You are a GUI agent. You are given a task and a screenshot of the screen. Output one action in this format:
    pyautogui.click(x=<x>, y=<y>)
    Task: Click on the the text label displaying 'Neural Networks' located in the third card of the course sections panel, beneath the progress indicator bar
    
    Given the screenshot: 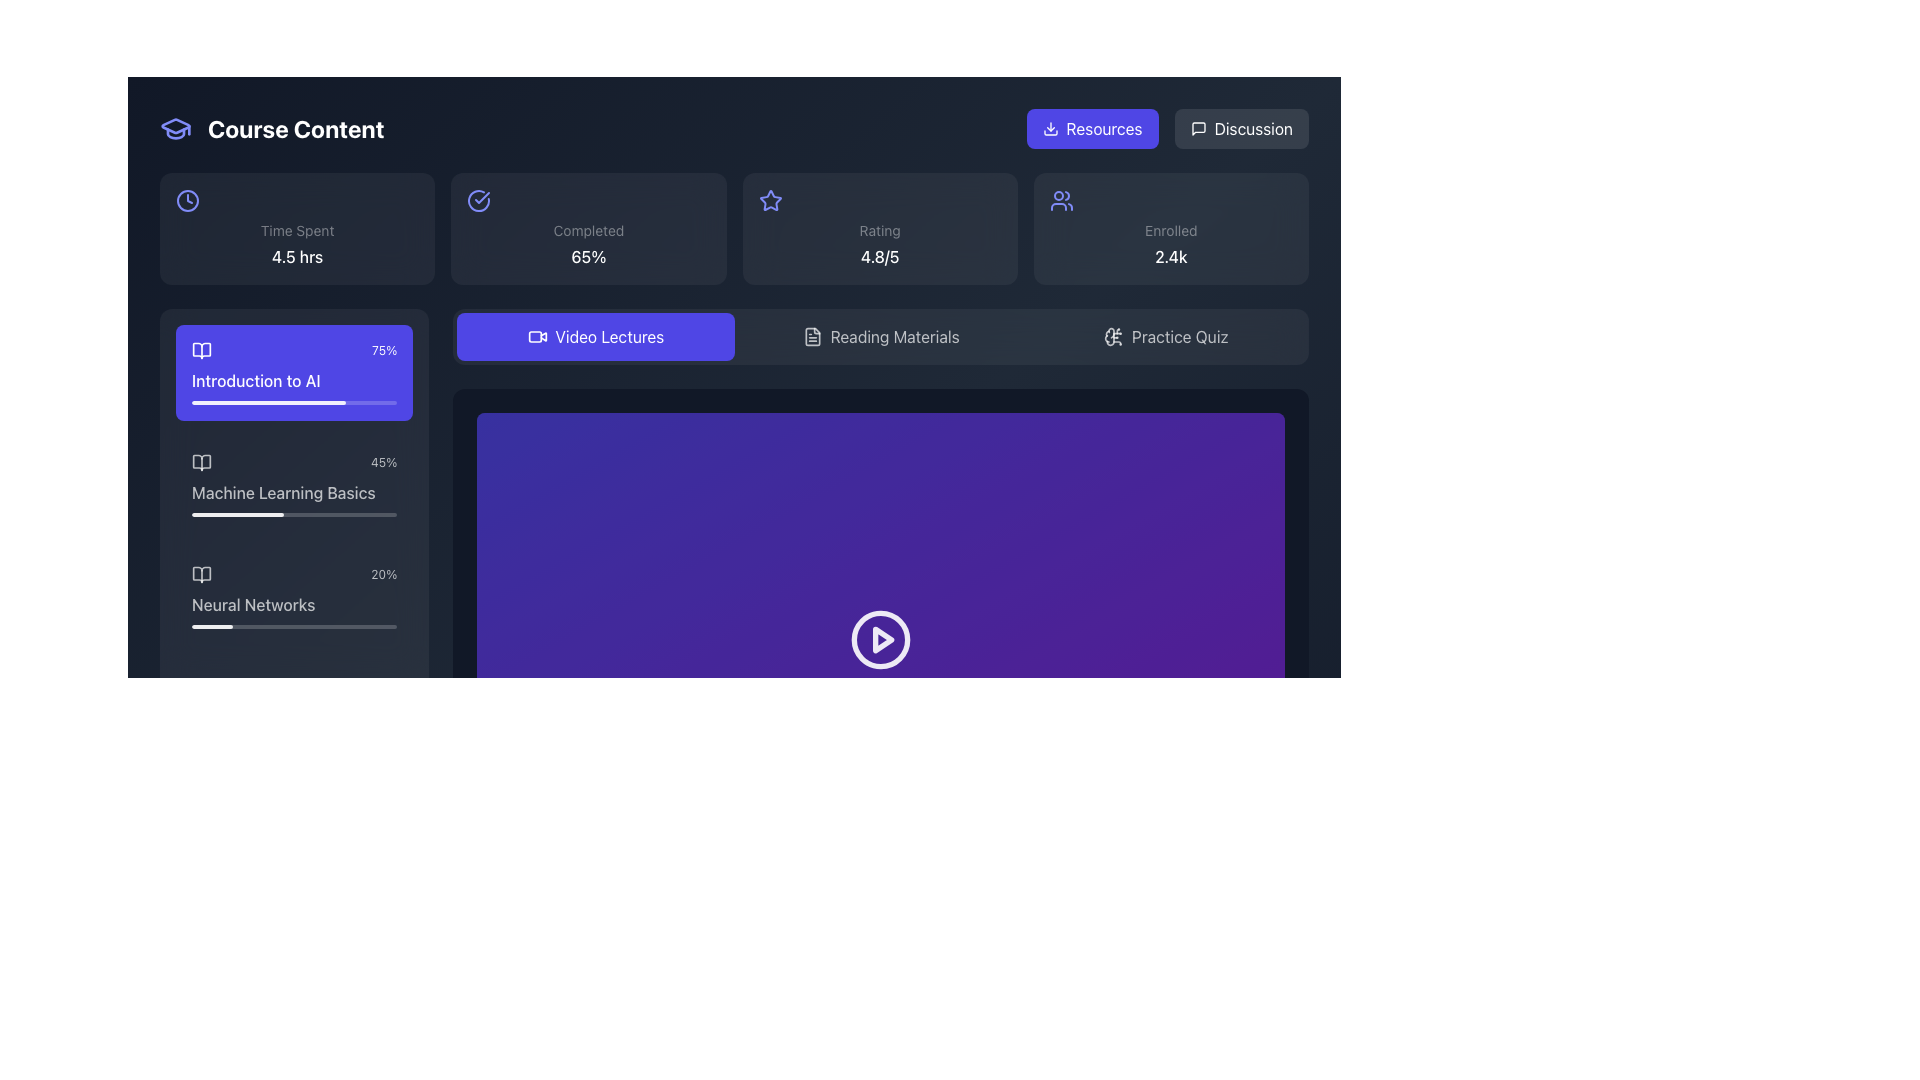 What is the action you would take?
    pyautogui.click(x=293, y=604)
    